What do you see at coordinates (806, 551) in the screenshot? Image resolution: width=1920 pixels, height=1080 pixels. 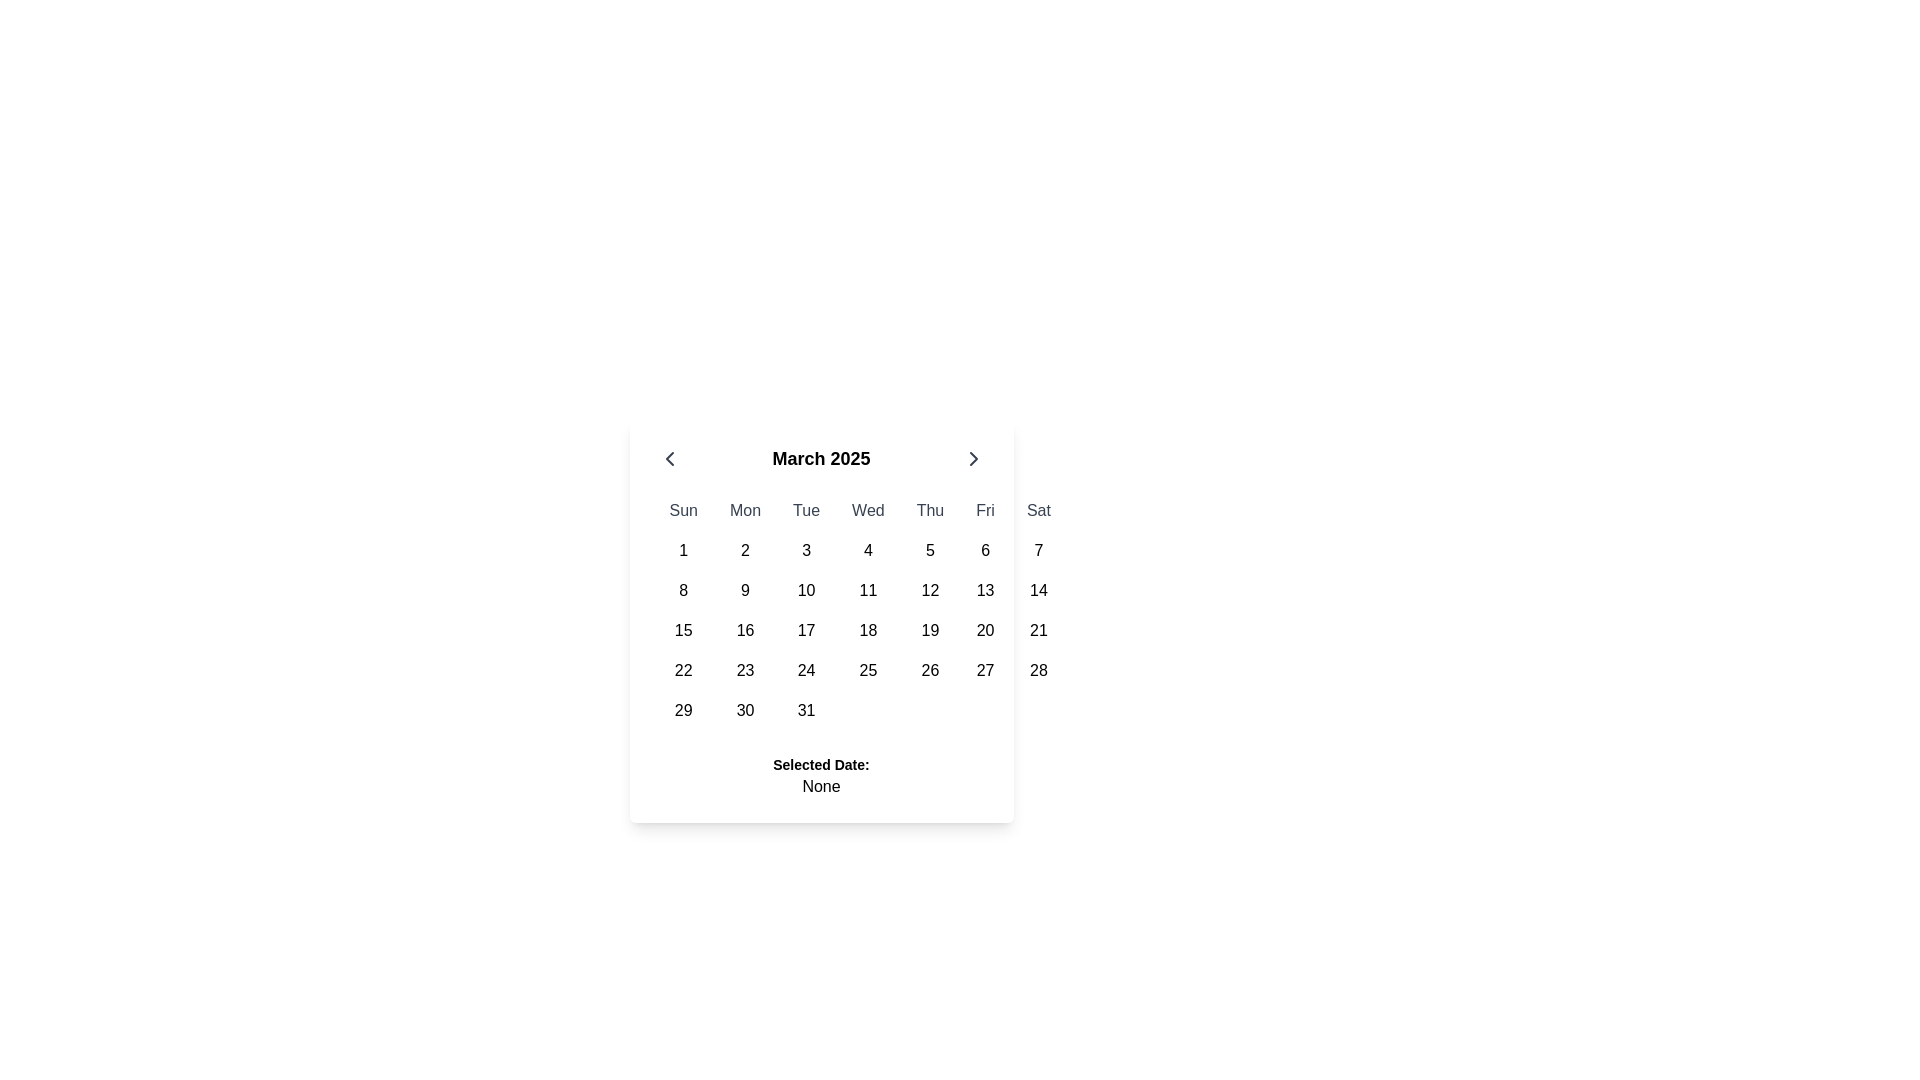 I see `the third button in a sequence of seven selectable items` at bounding box center [806, 551].